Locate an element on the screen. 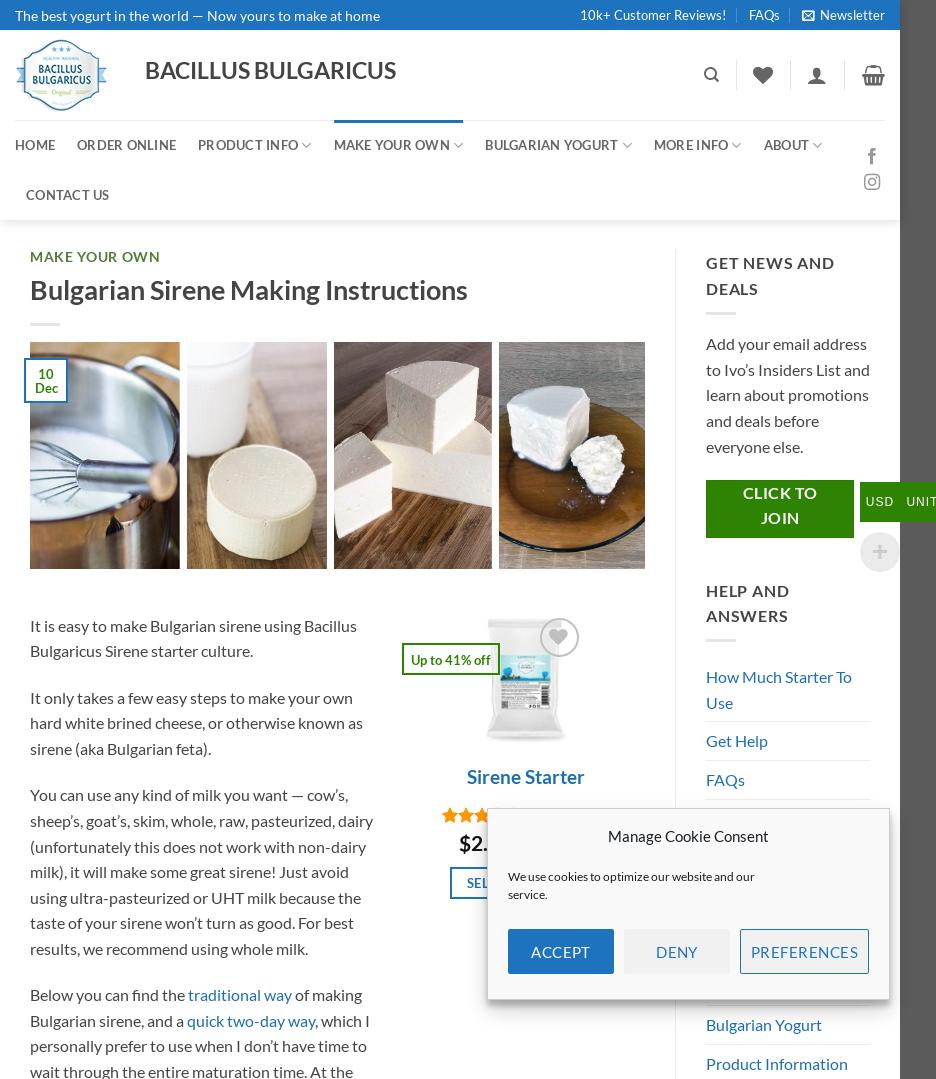  'ORDER ONLINE' is located at coordinates (126, 144).